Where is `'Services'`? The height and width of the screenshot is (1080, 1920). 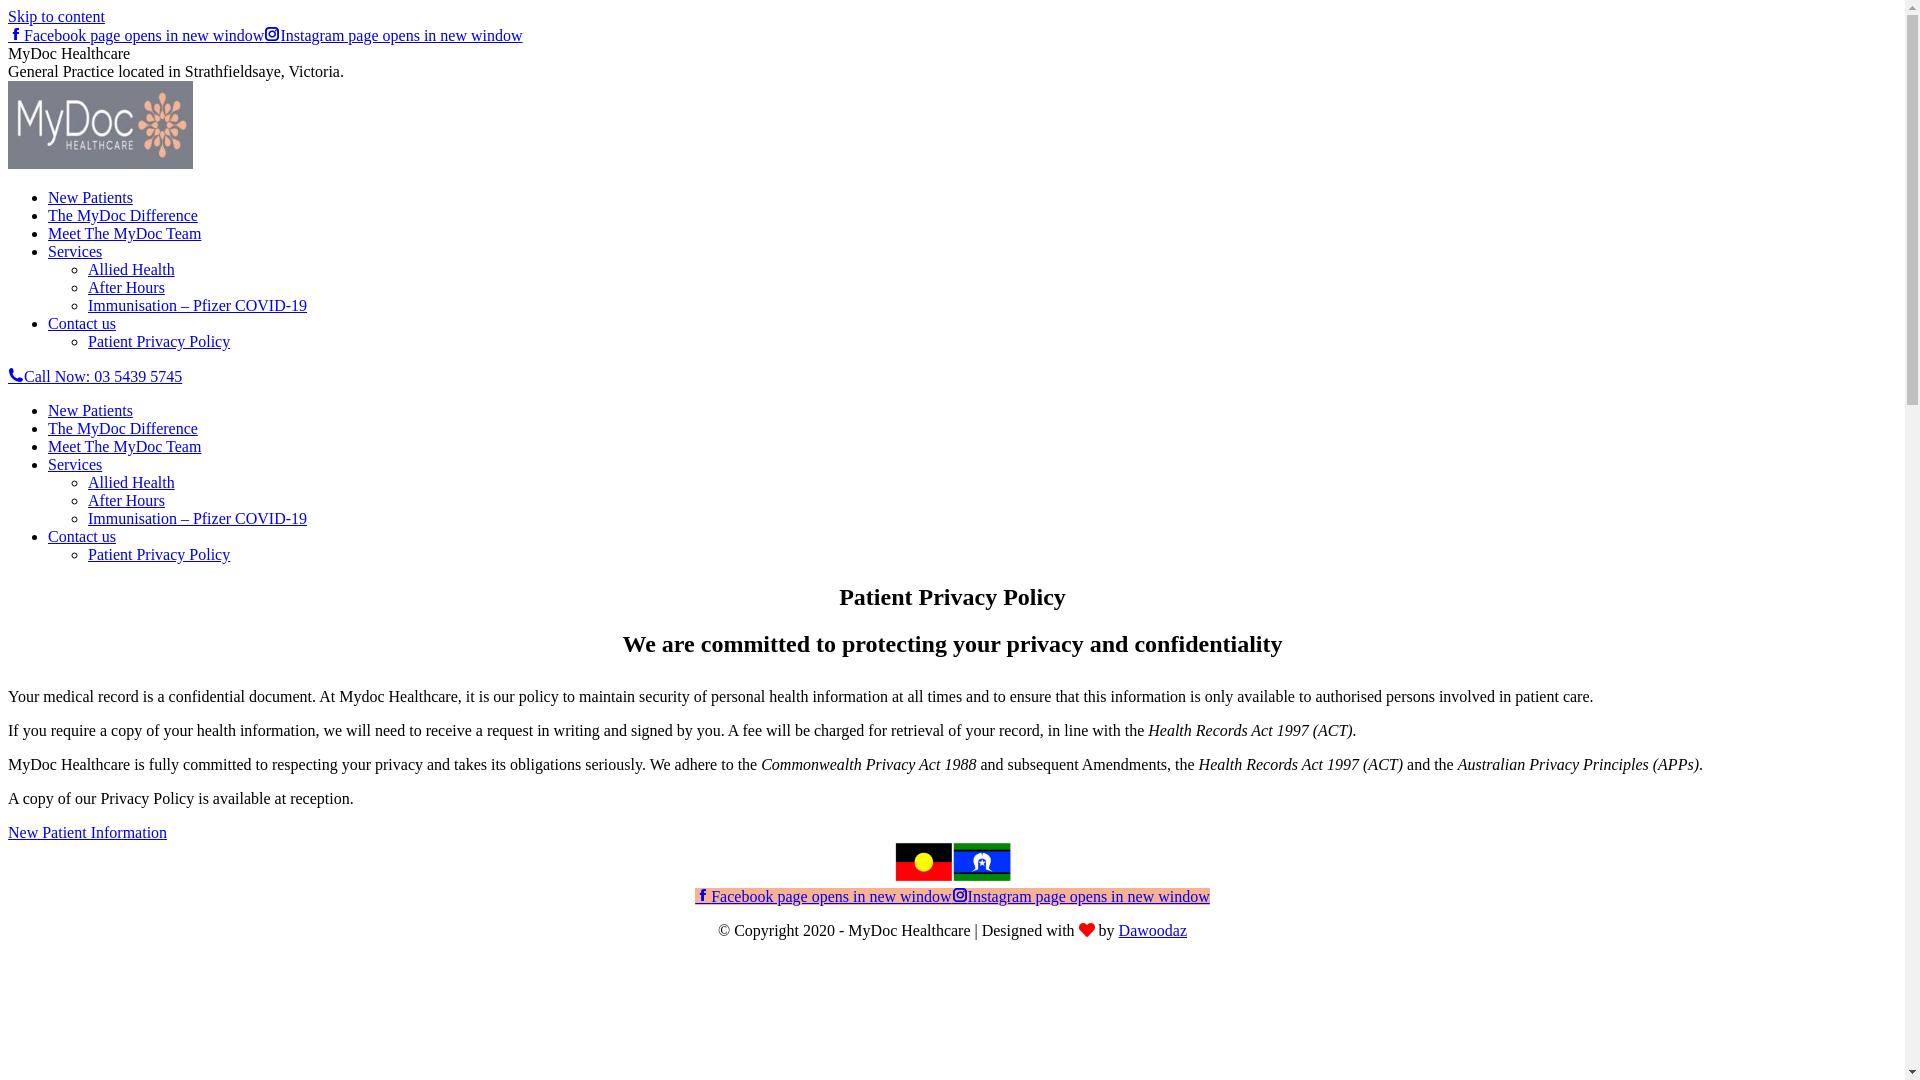
'Services' is located at coordinates (75, 250).